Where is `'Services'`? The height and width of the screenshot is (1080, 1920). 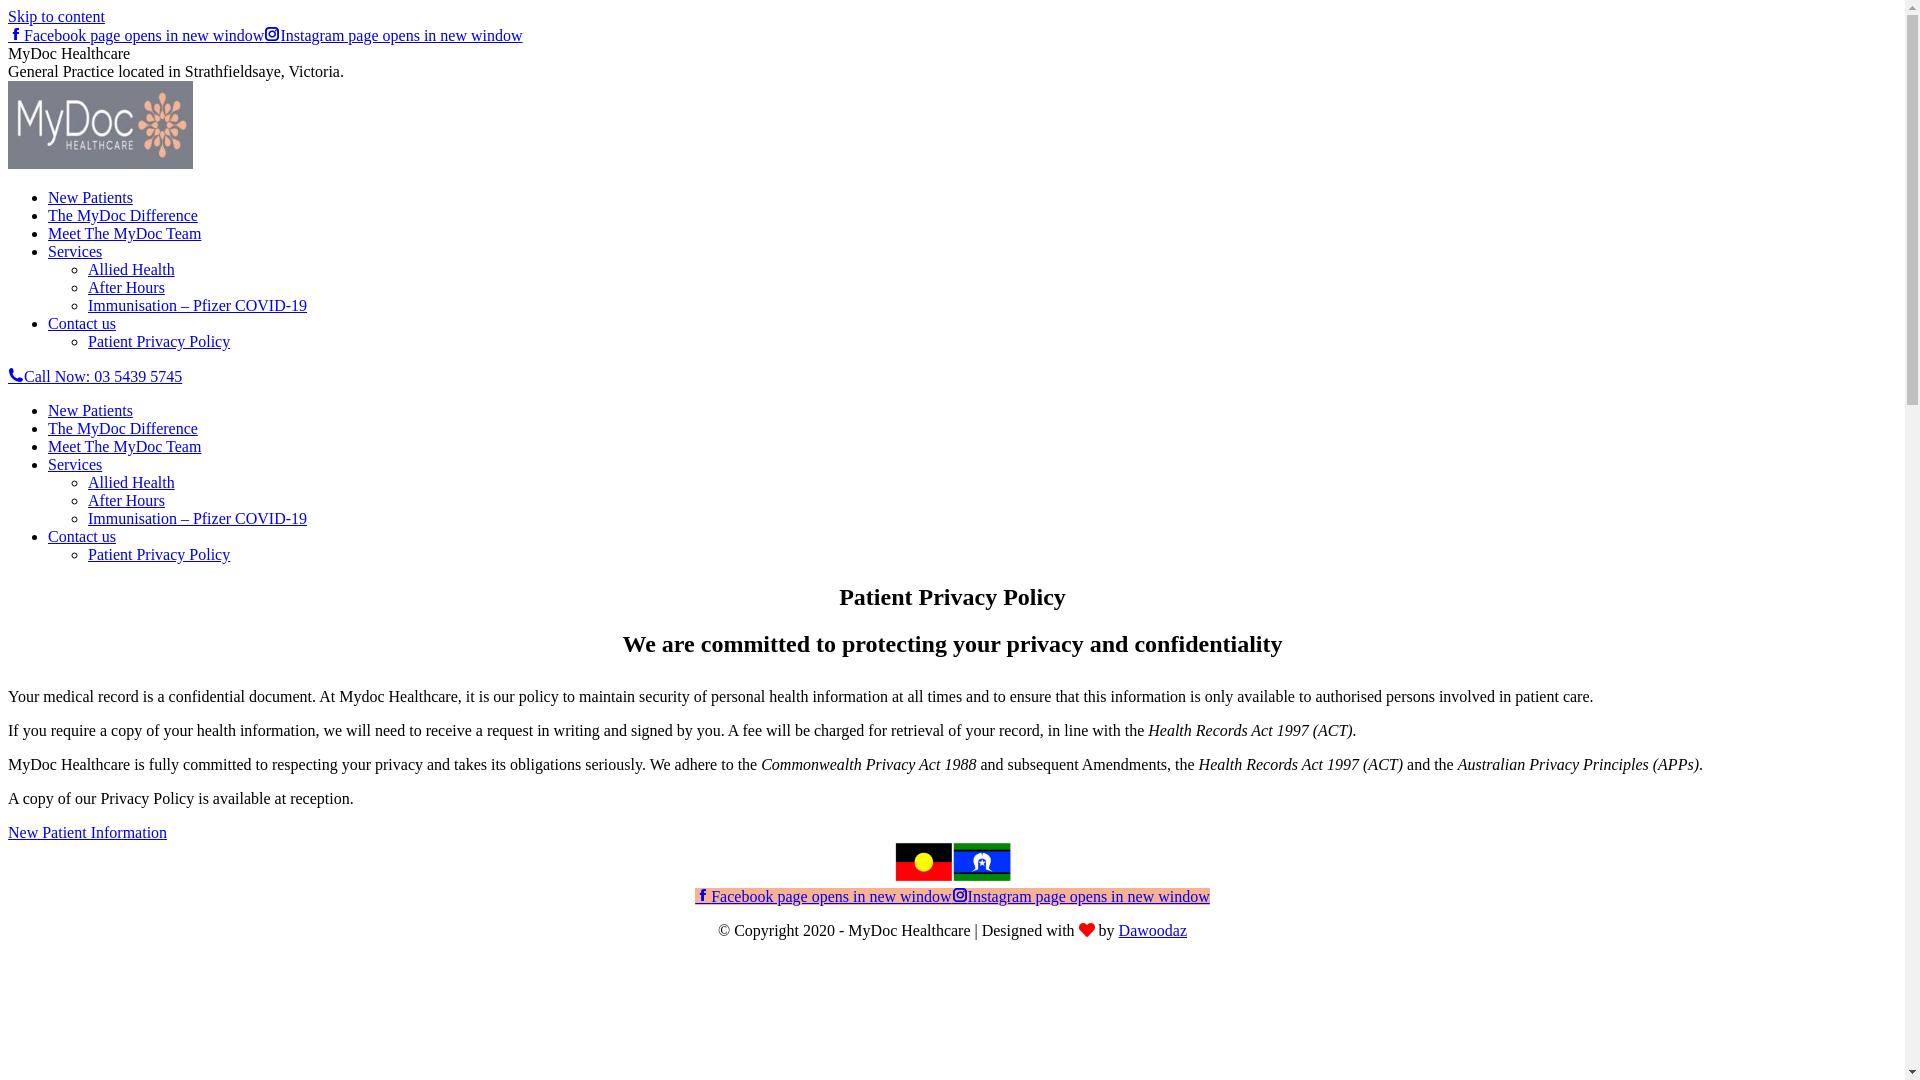
'Services' is located at coordinates (75, 250).